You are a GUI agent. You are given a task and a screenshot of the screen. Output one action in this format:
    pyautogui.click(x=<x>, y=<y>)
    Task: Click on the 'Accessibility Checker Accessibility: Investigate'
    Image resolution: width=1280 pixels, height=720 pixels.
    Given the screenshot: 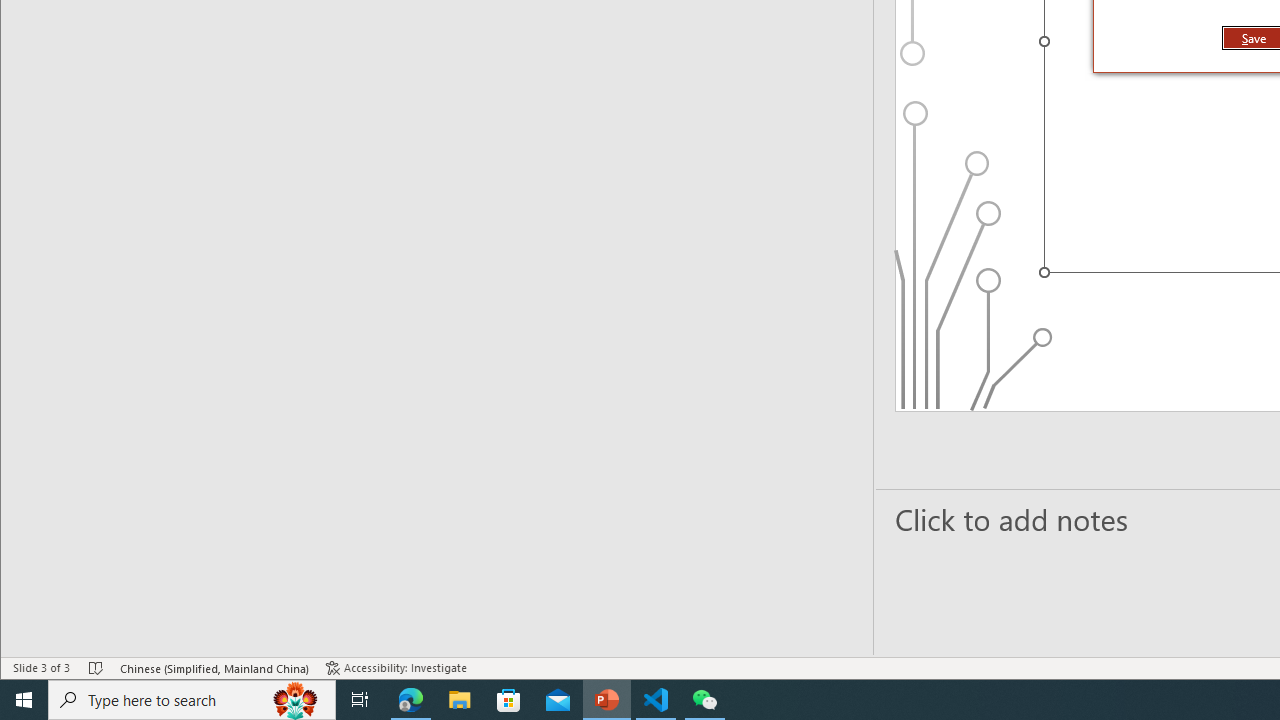 What is the action you would take?
    pyautogui.click(x=396, y=668)
    